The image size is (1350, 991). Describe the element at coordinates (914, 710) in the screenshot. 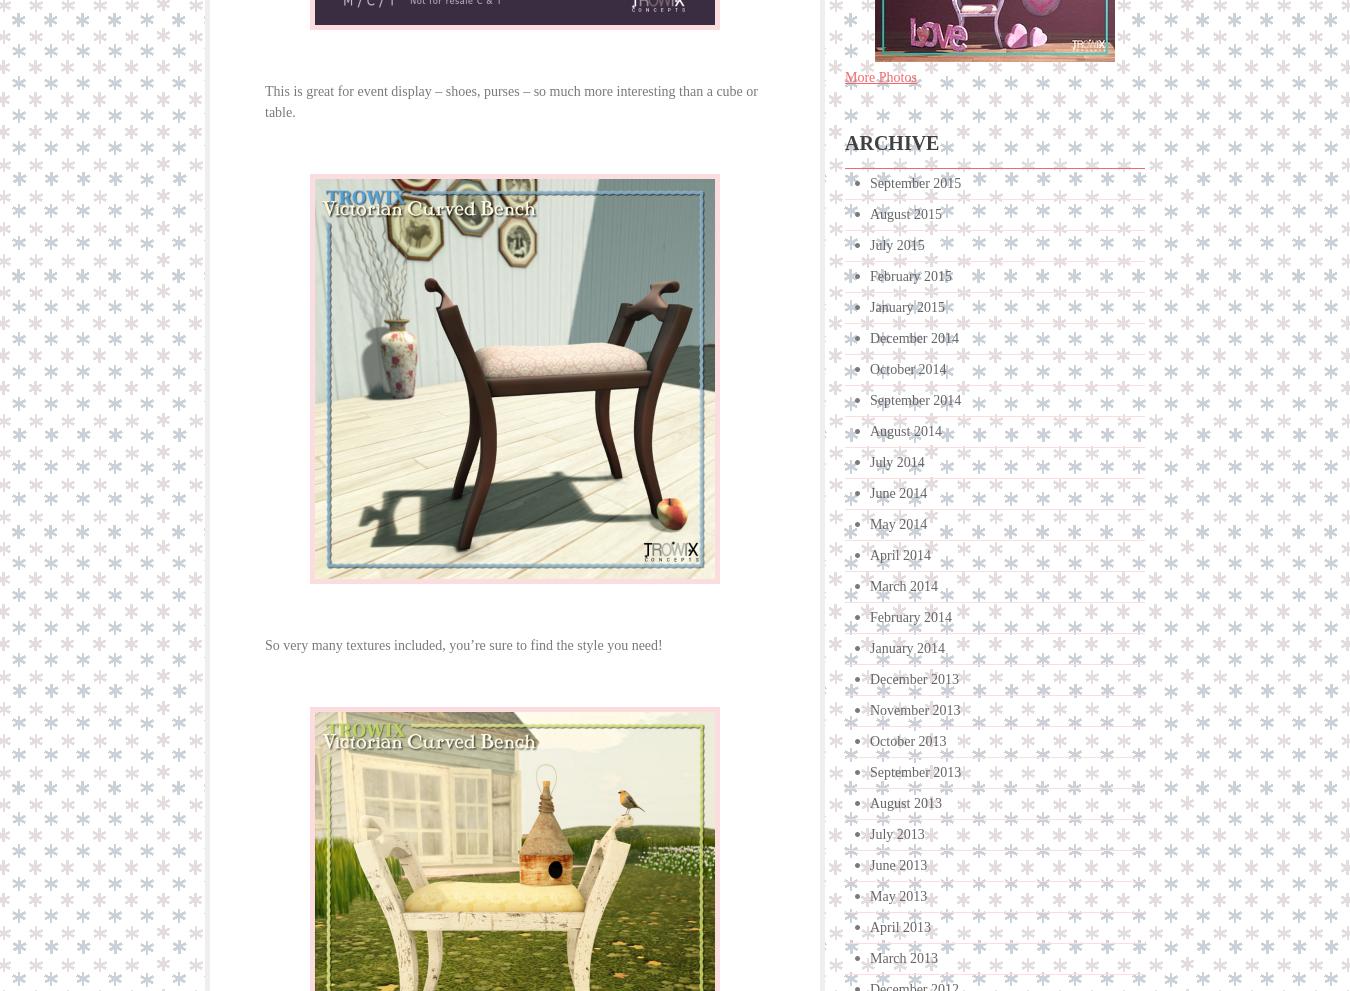

I see `'November 2013'` at that location.